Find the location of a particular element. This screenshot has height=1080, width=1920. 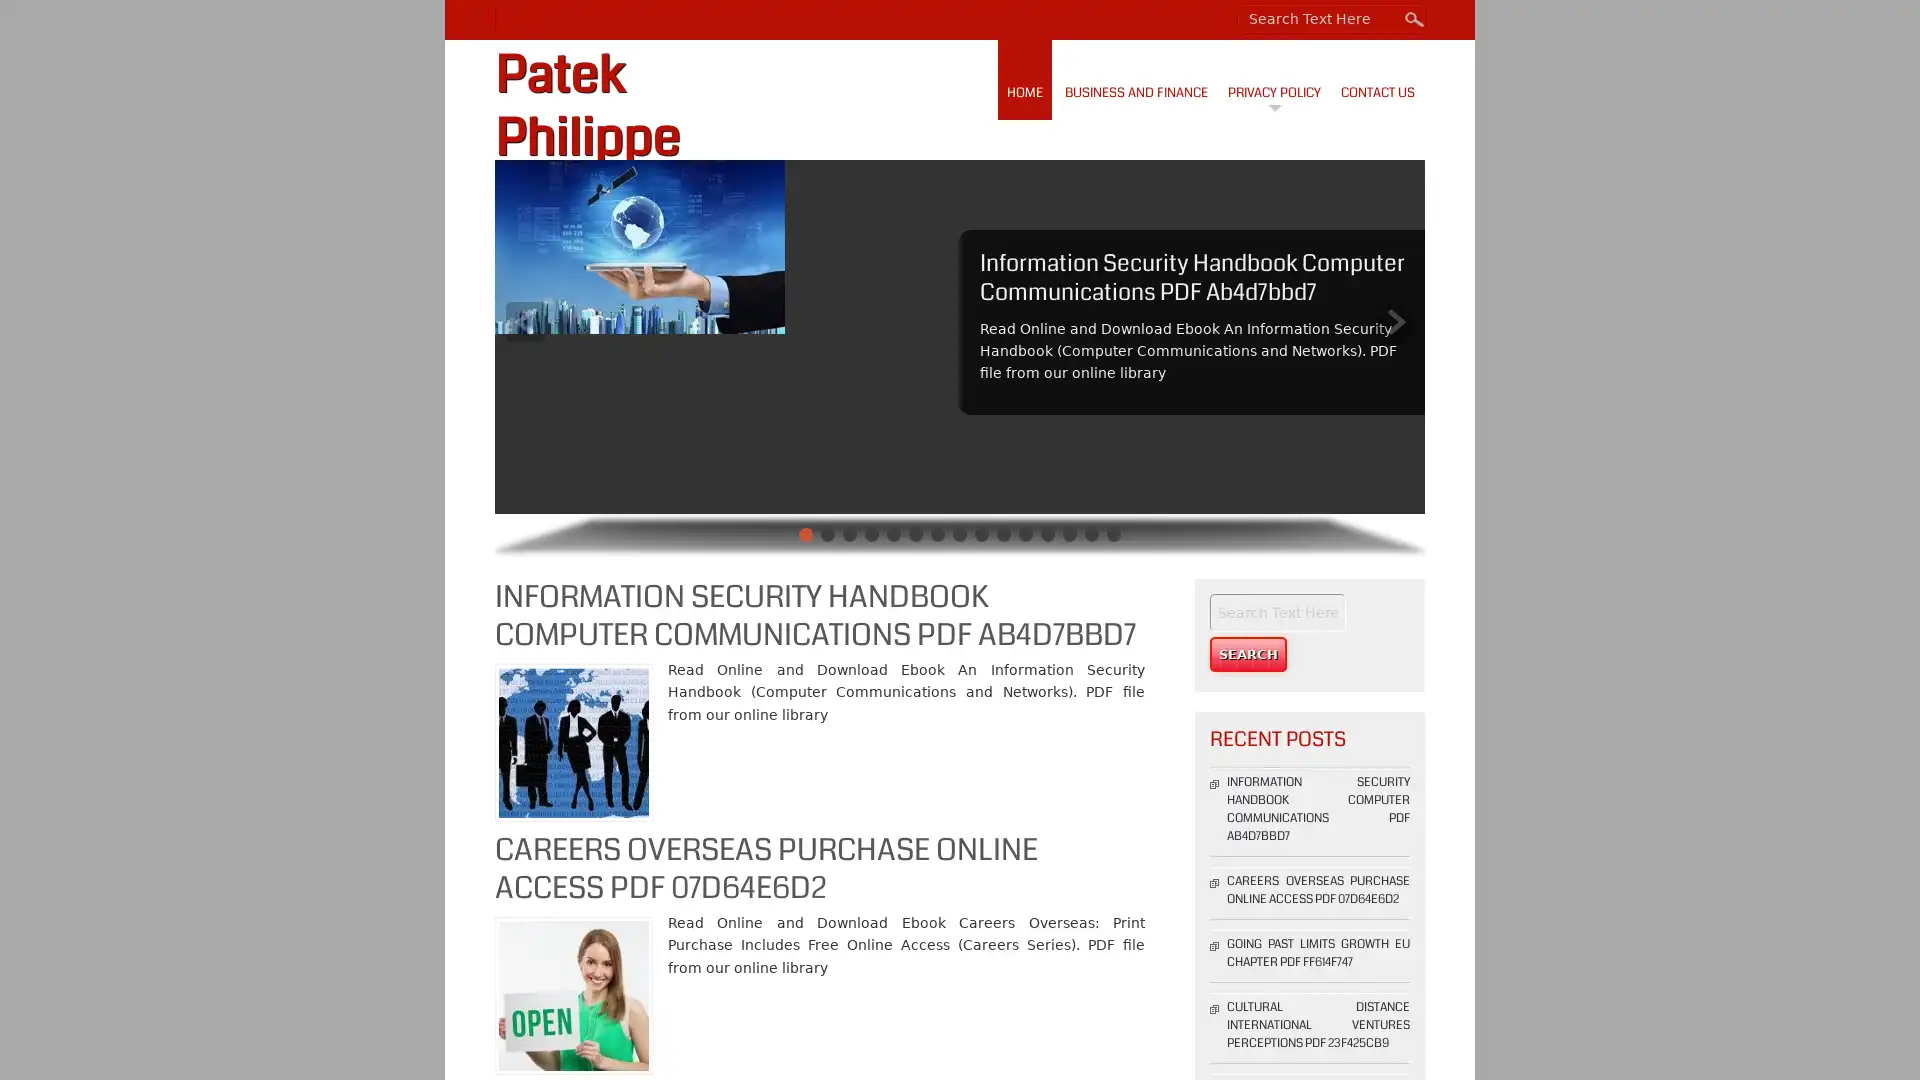

Search is located at coordinates (1247, 654).